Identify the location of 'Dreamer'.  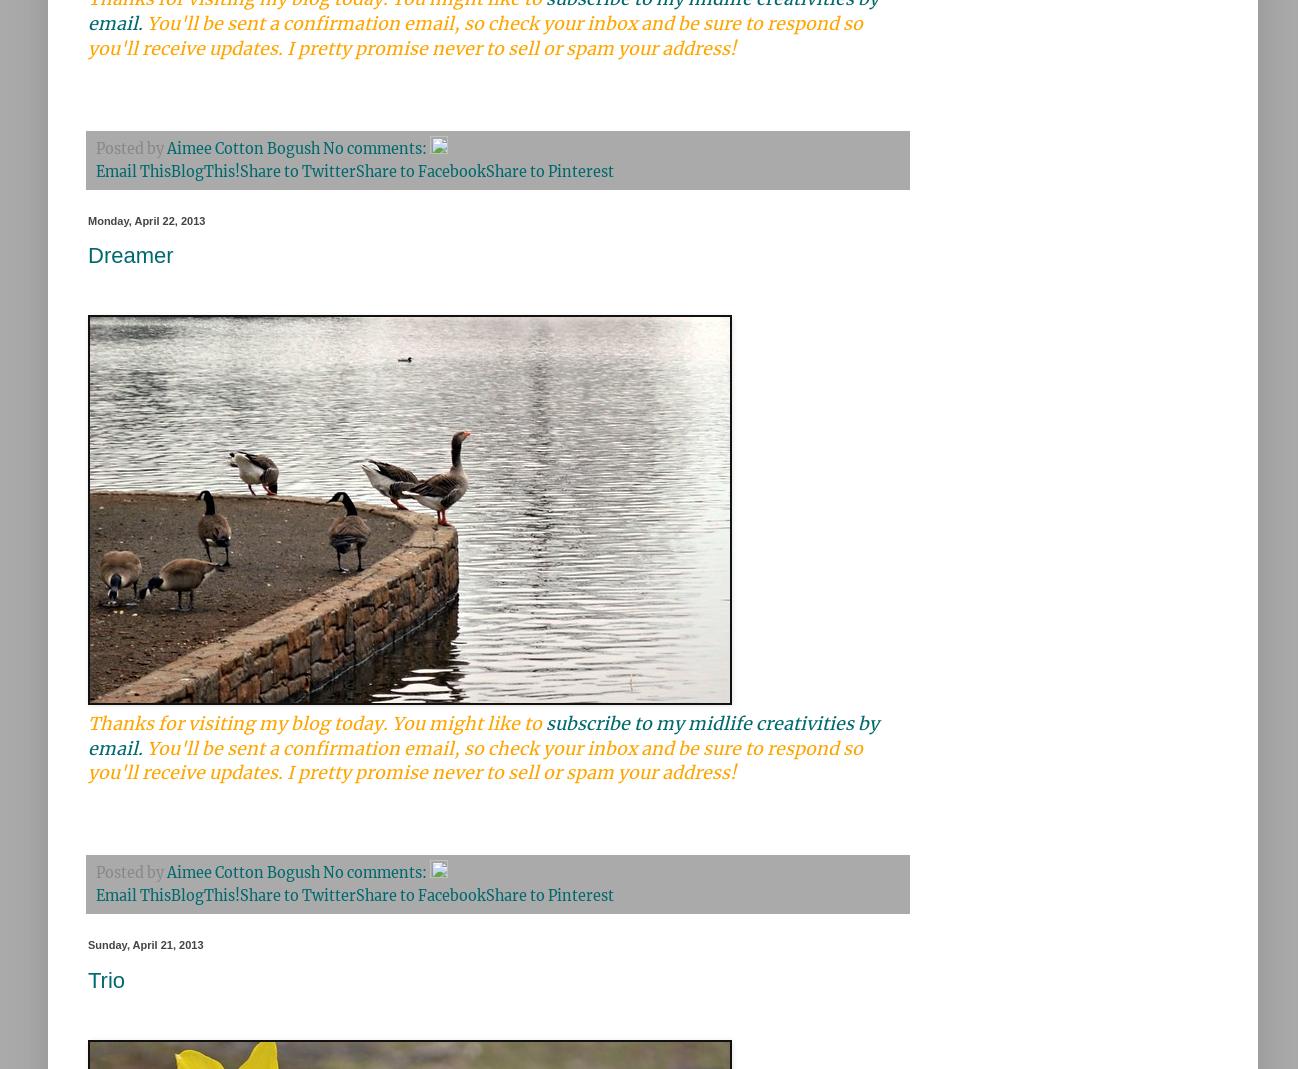
(129, 254).